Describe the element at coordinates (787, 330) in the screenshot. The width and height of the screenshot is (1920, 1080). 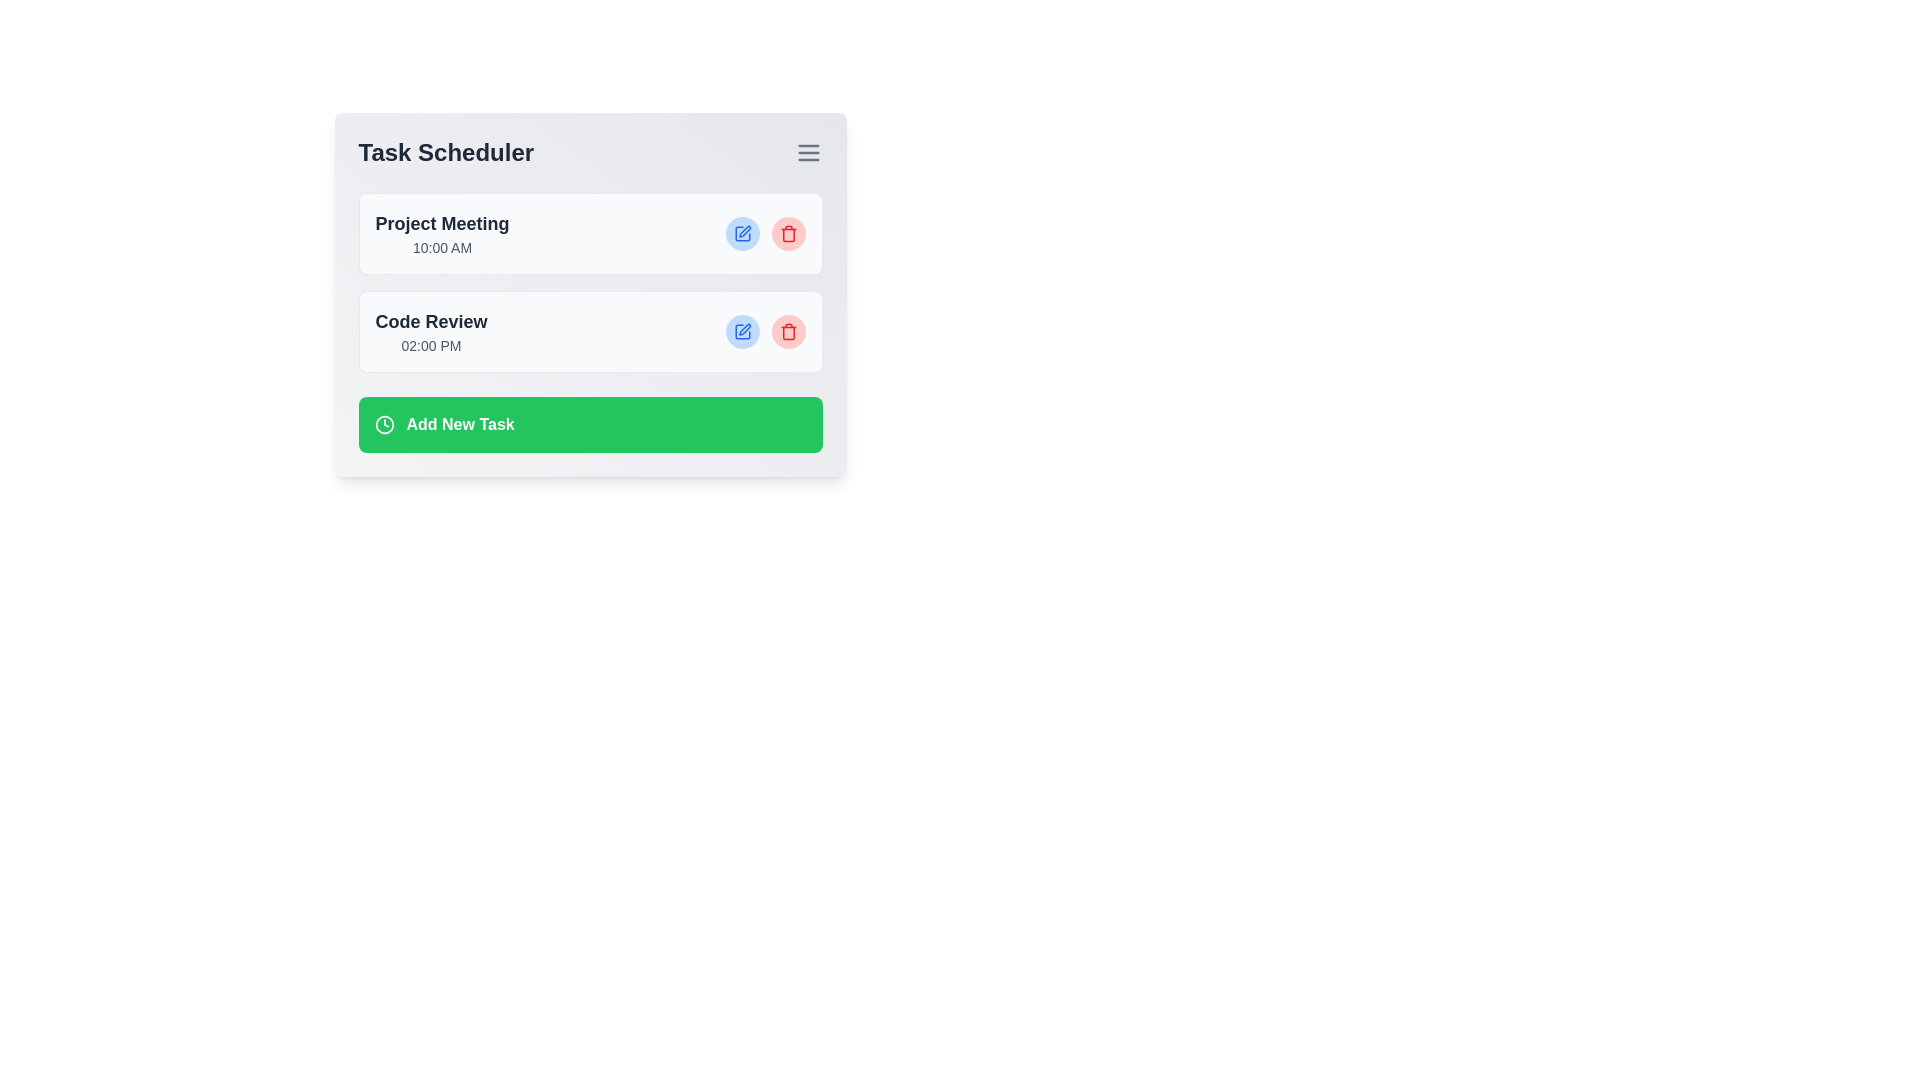
I see `the rightmost button in the second row of the task list` at that location.